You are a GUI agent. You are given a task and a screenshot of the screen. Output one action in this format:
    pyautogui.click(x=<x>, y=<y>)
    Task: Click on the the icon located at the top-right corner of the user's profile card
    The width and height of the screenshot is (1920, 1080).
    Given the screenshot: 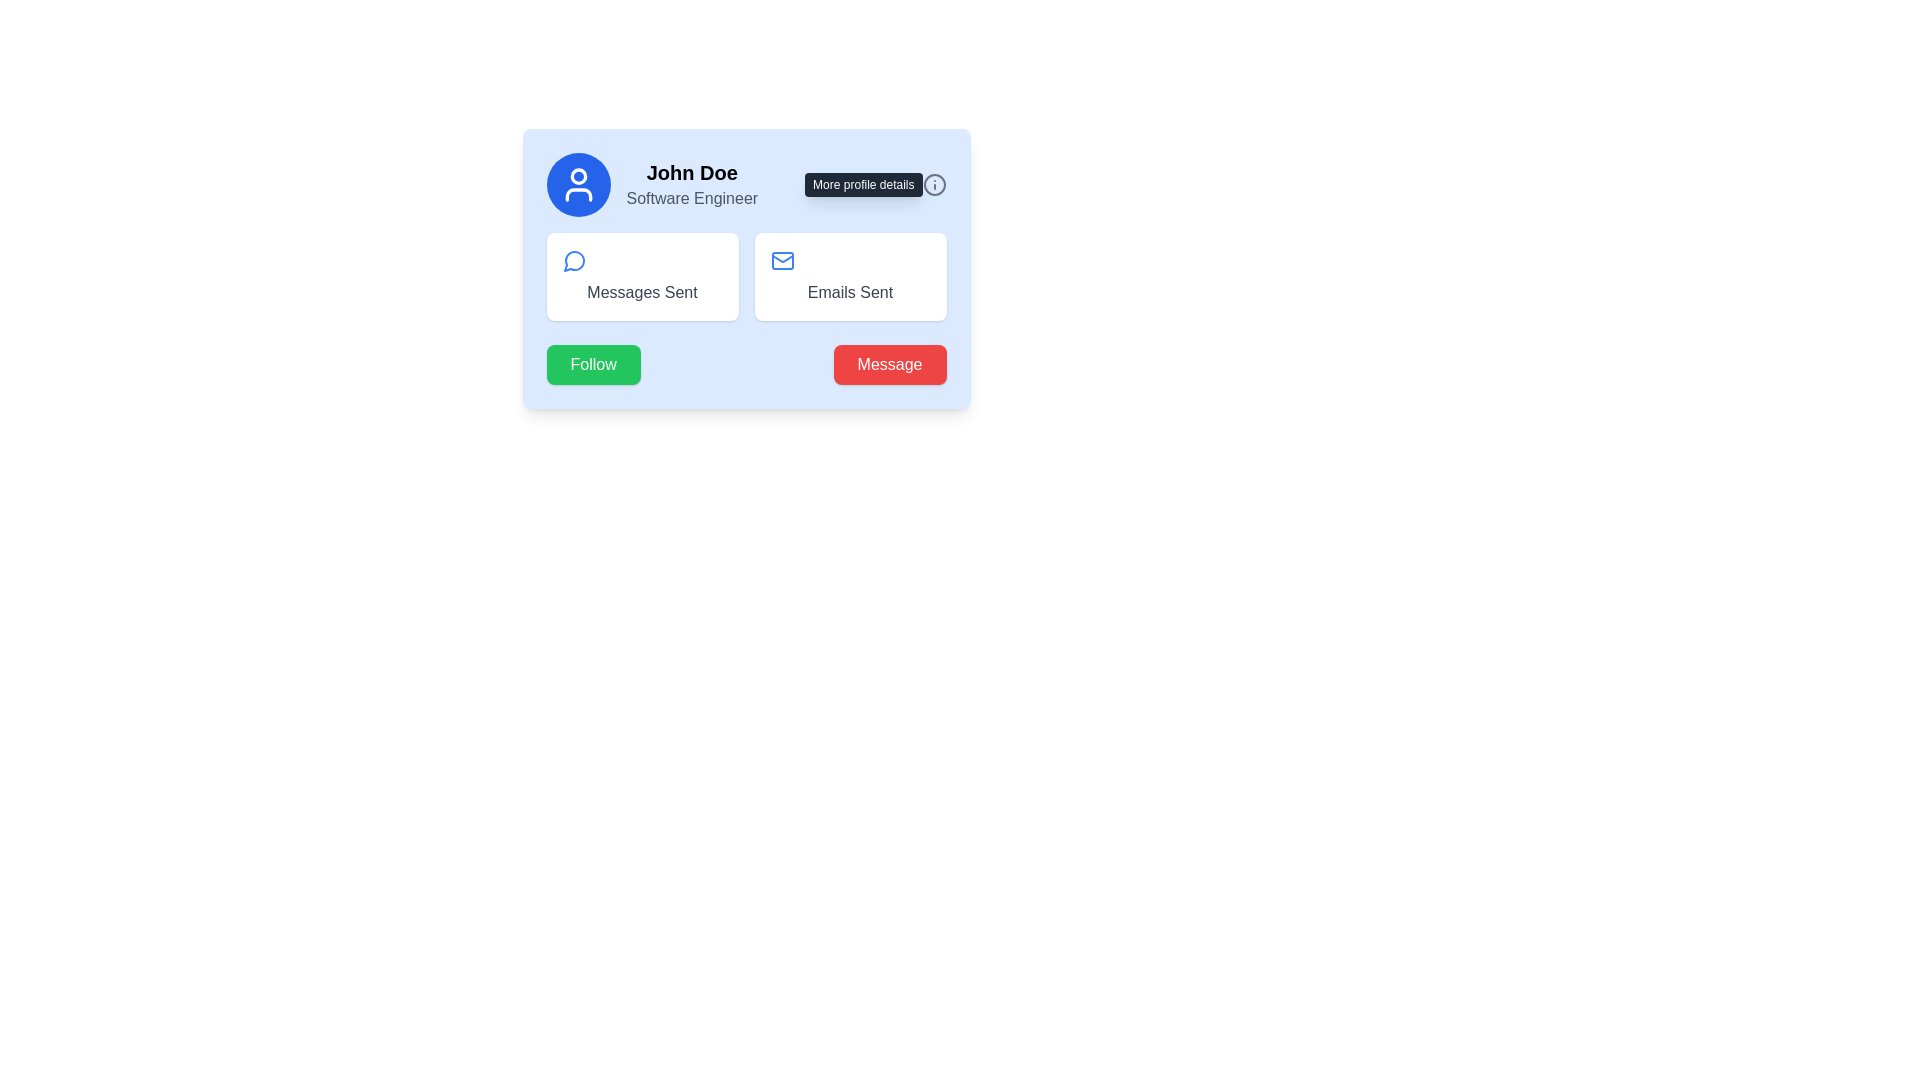 What is the action you would take?
    pyautogui.click(x=933, y=185)
    